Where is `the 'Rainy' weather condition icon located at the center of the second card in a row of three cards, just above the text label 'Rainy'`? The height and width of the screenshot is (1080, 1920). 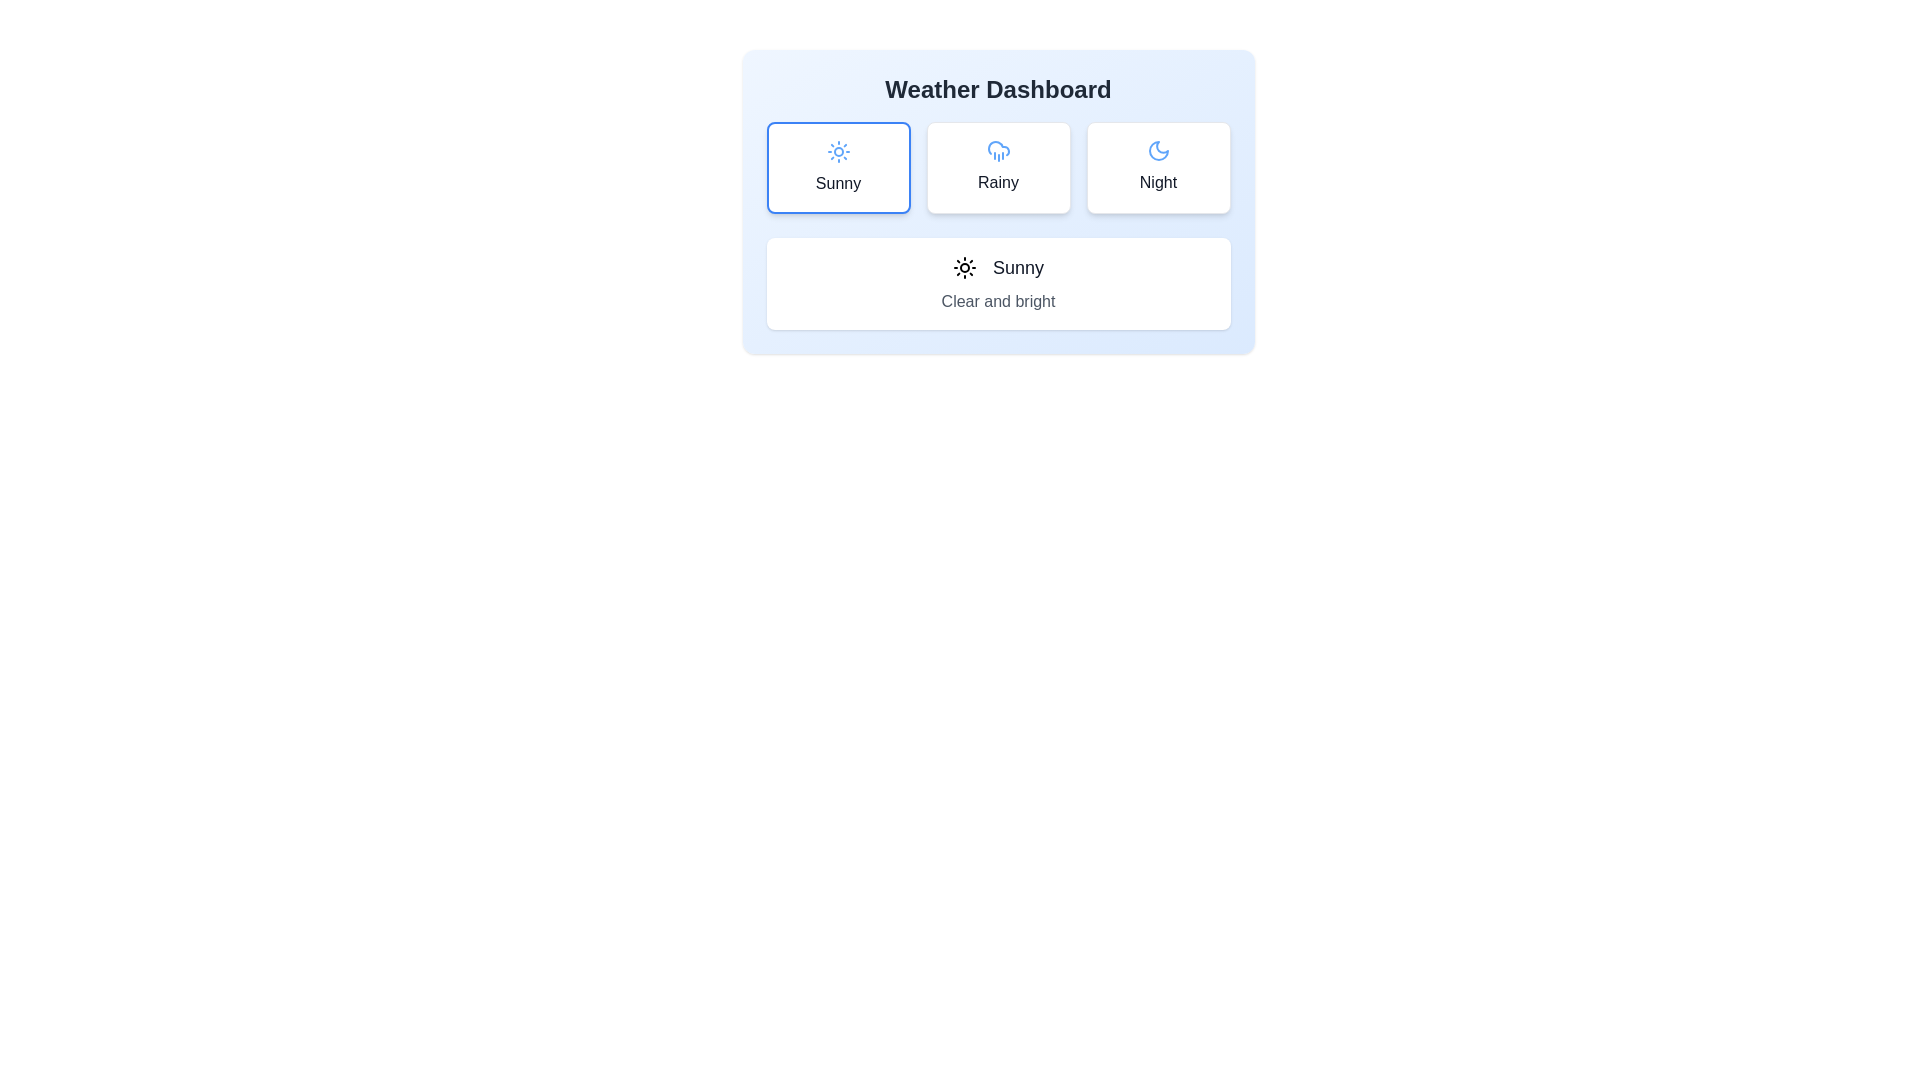 the 'Rainy' weather condition icon located at the center of the second card in a row of three cards, just above the text label 'Rainy' is located at coordinates (998, 149).